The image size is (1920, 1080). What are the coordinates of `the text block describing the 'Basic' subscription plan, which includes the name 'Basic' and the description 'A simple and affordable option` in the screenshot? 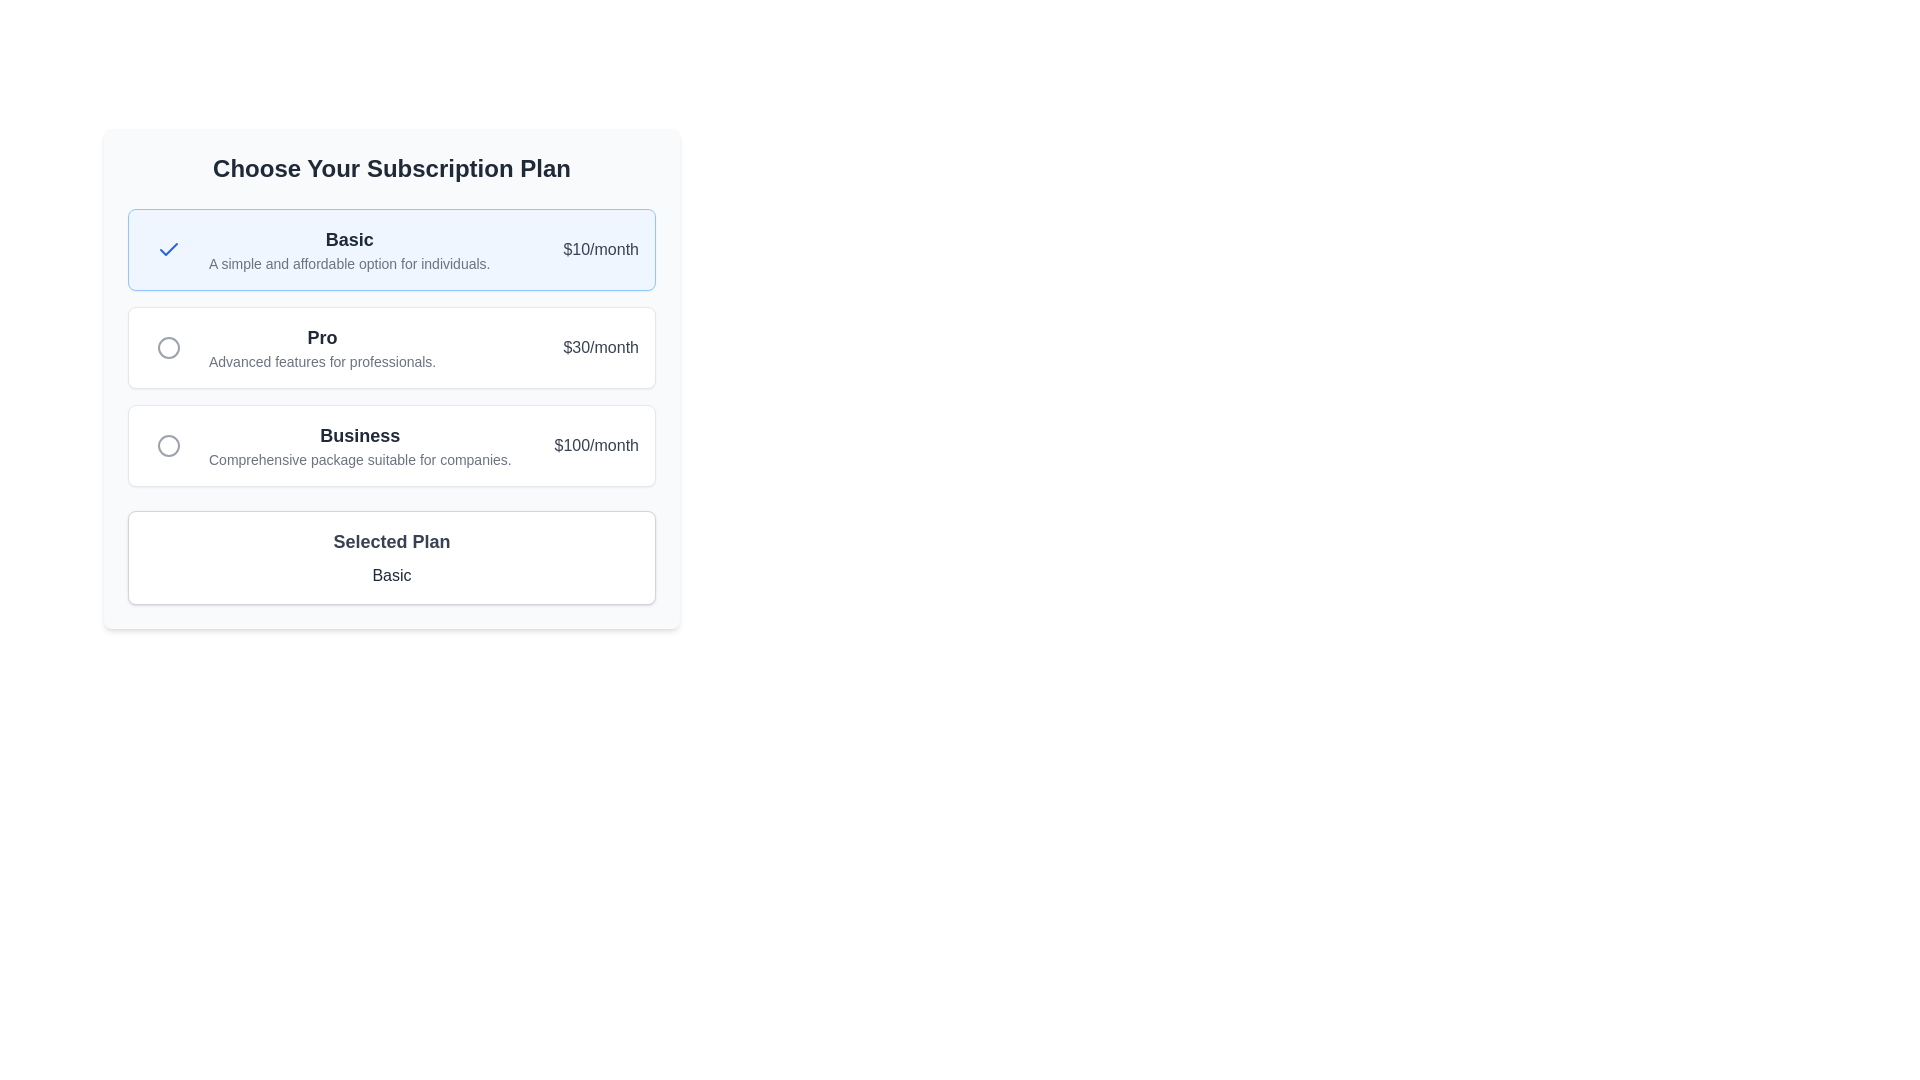 It's located at (349, 249).